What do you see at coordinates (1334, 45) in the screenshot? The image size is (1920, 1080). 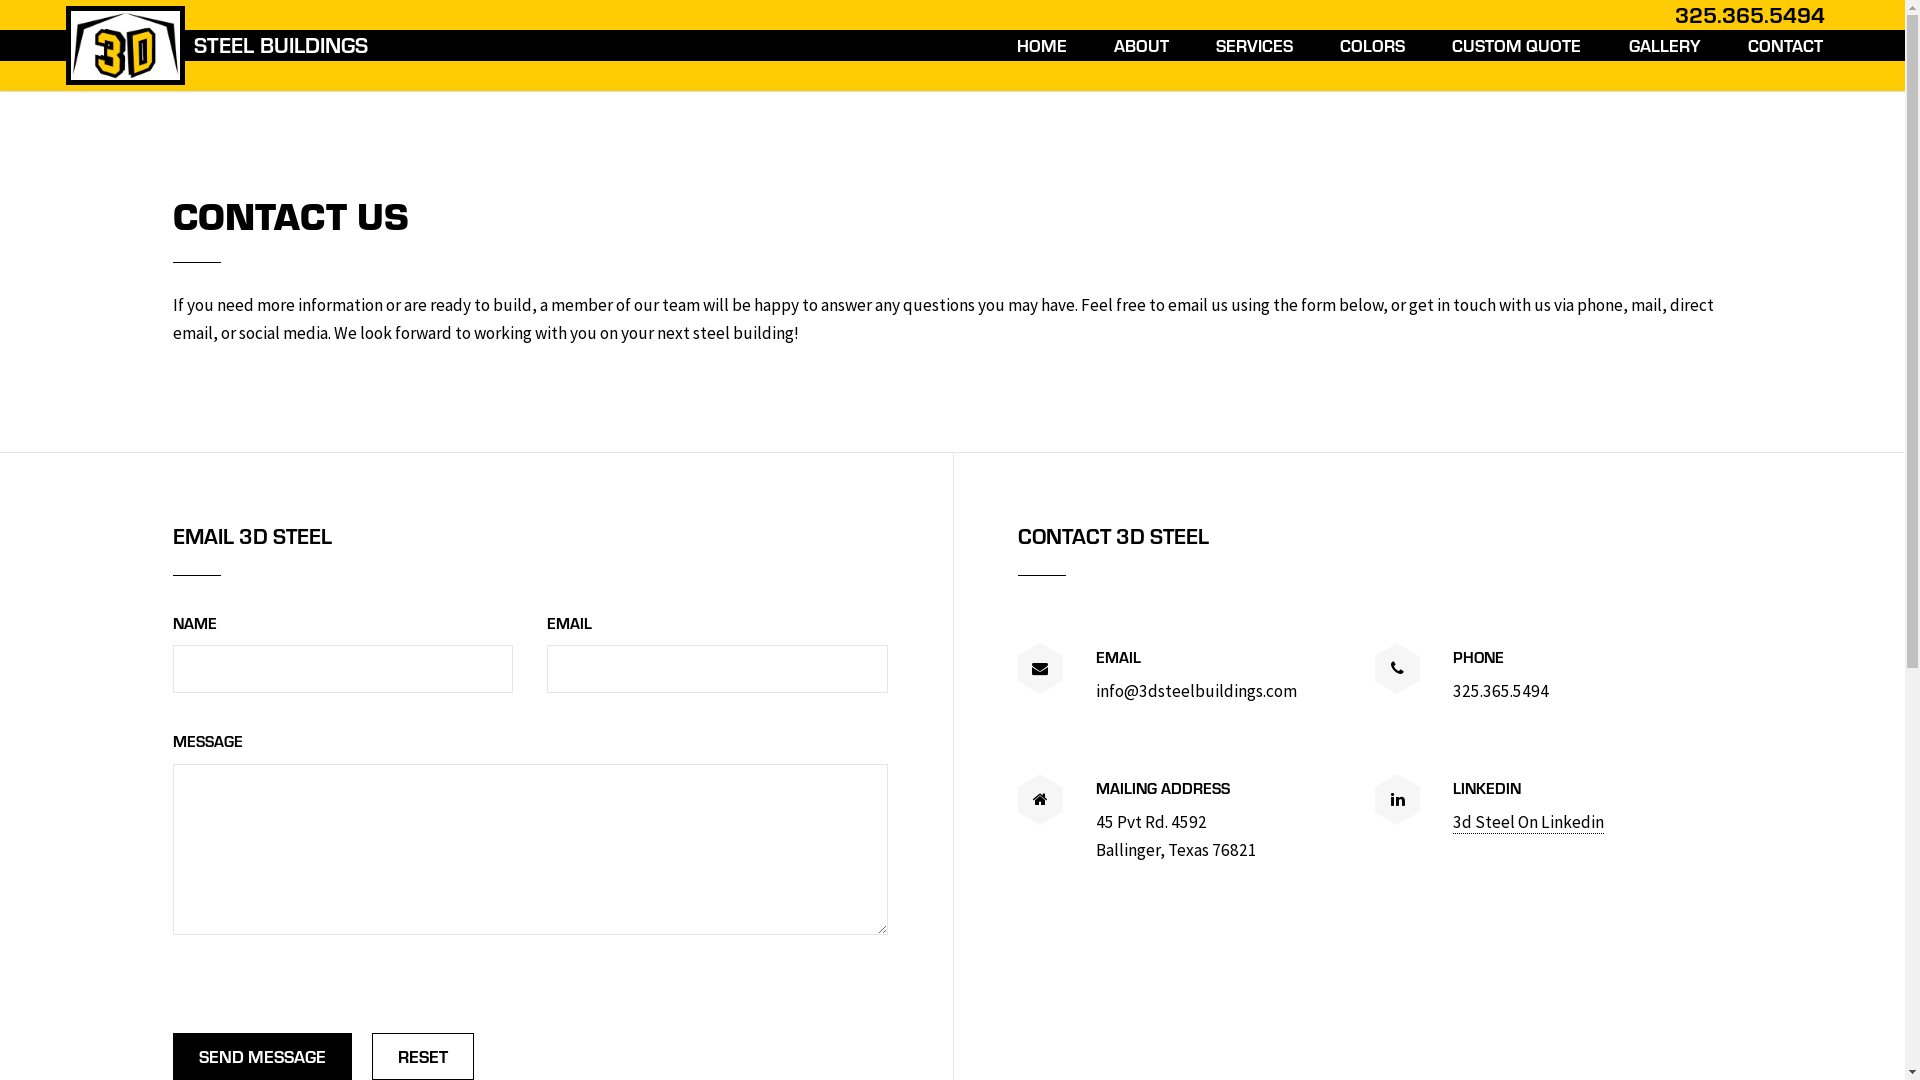 I see `'COLORS'` at bounding box center [1334, 45].